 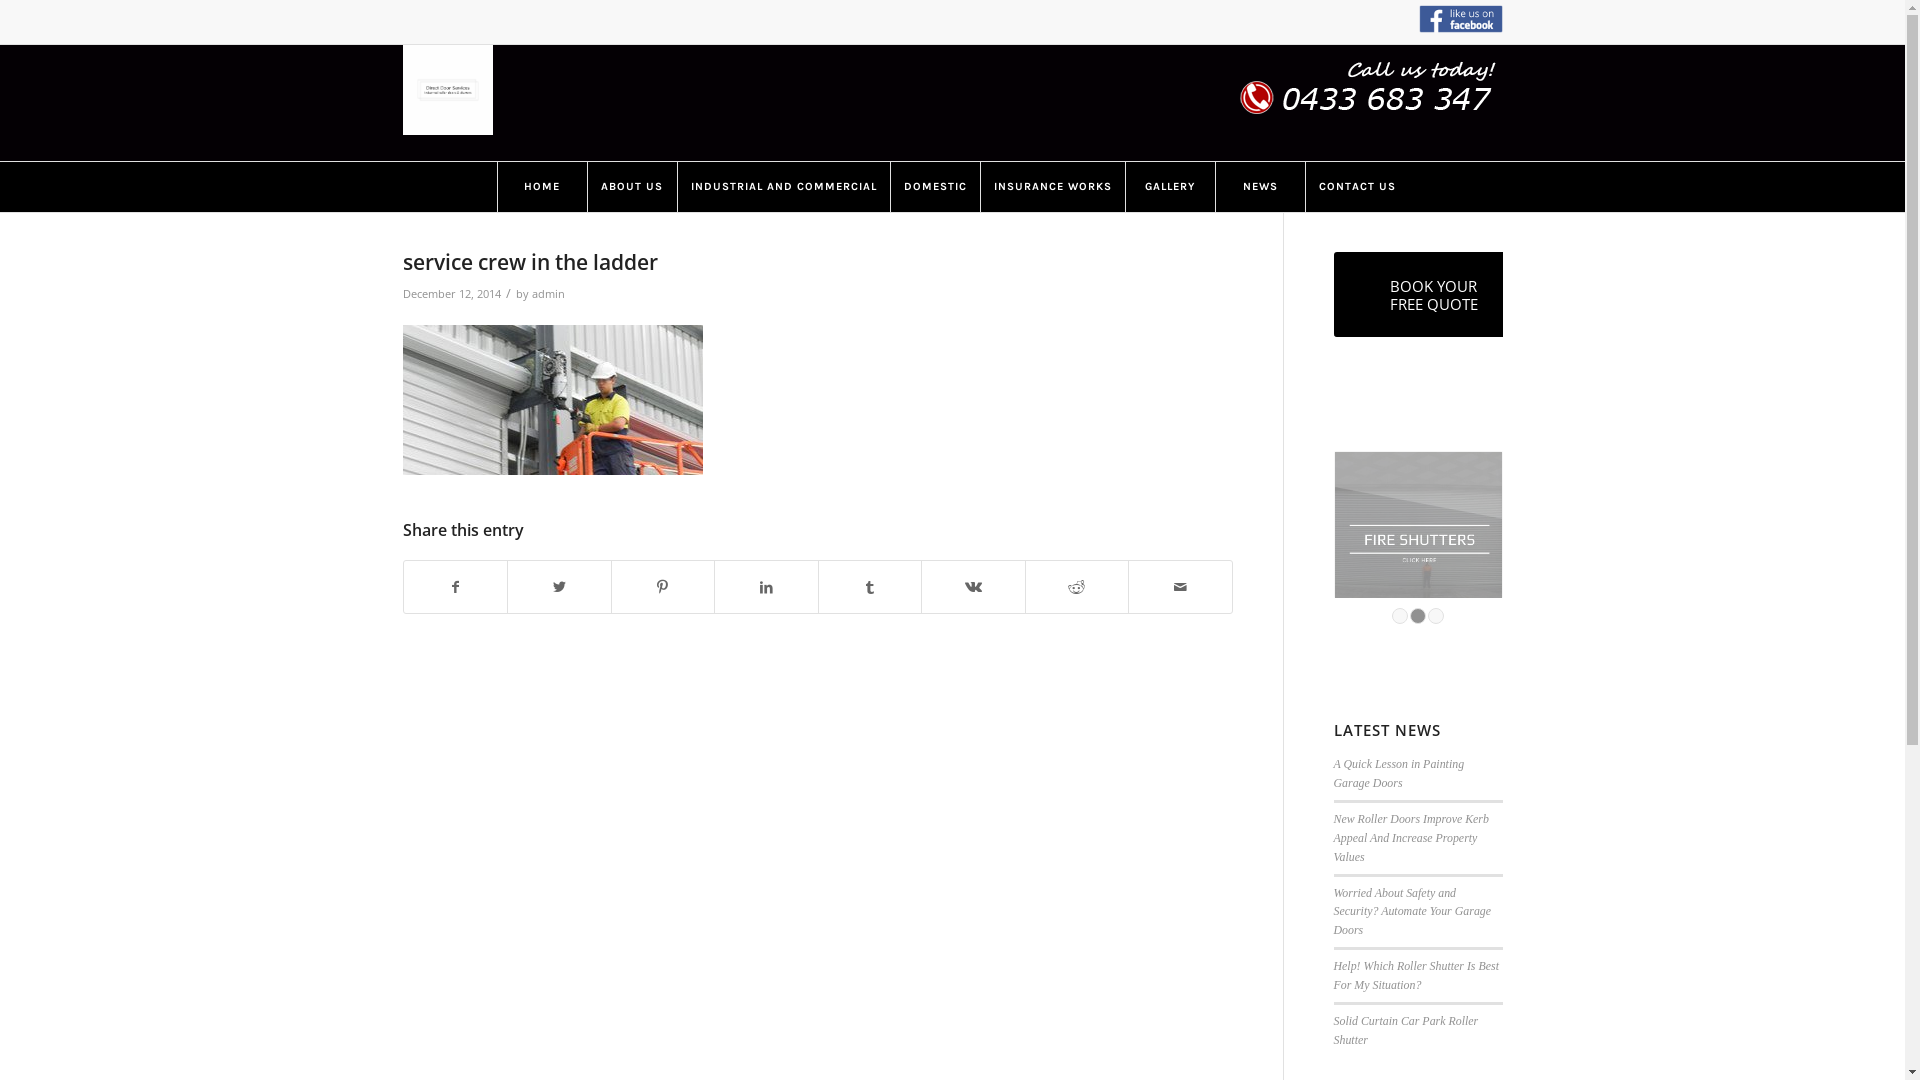 I want to click on 'A Quick Lesson in Painting Garage Doors', so click(x=1398, y=772).